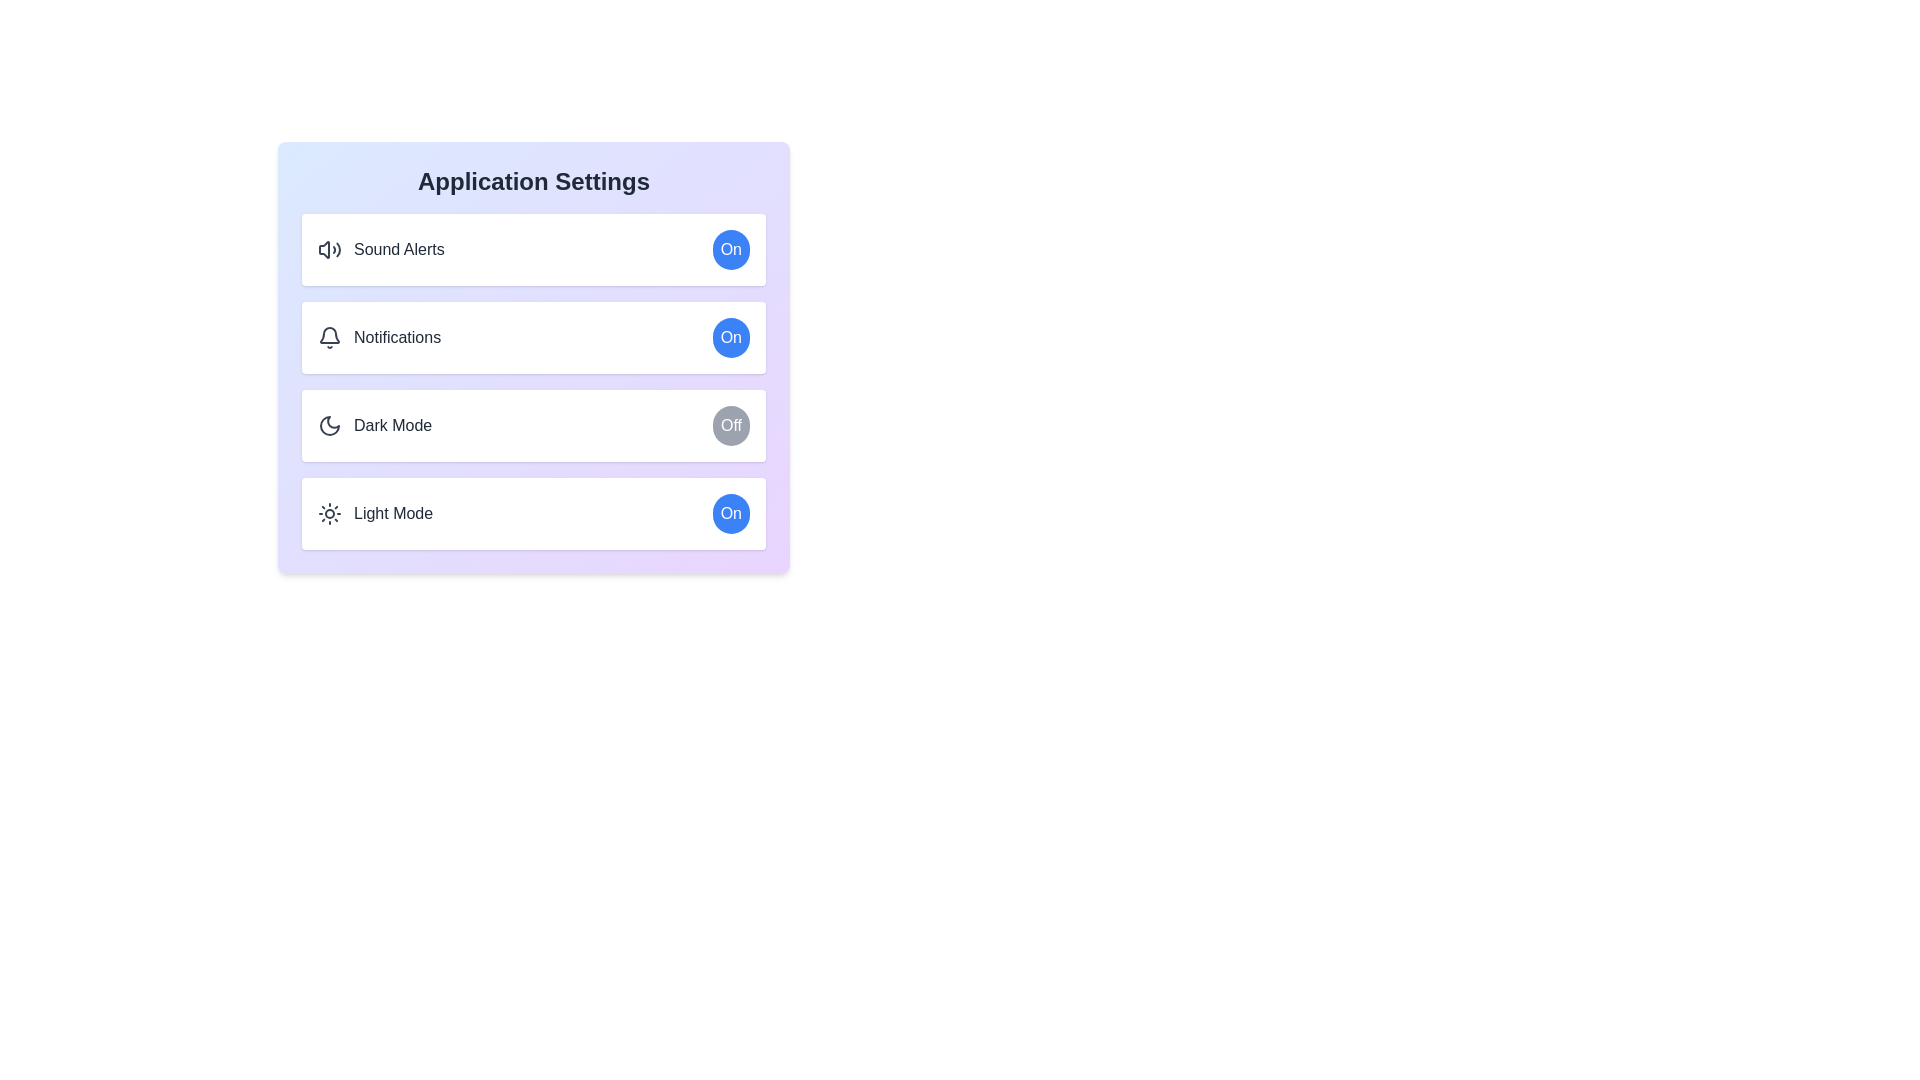  Describe the element at coordinates (330, 424) in the screenshot. I see `the 'Dark Mode' icon, which is positioned at the beginning of the third row in the settings list, adjacent to the text 'Dark Mode'` at that location.